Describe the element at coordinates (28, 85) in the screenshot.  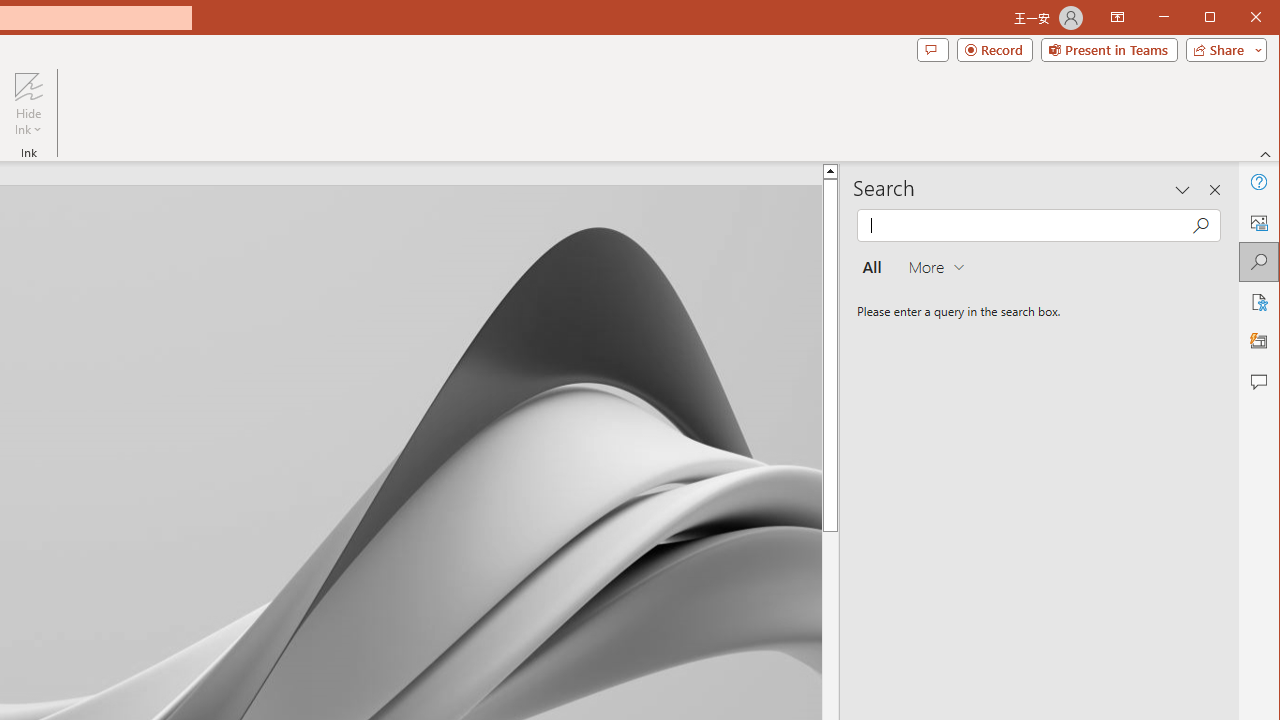
I see `'Hide Ink'` at that location.